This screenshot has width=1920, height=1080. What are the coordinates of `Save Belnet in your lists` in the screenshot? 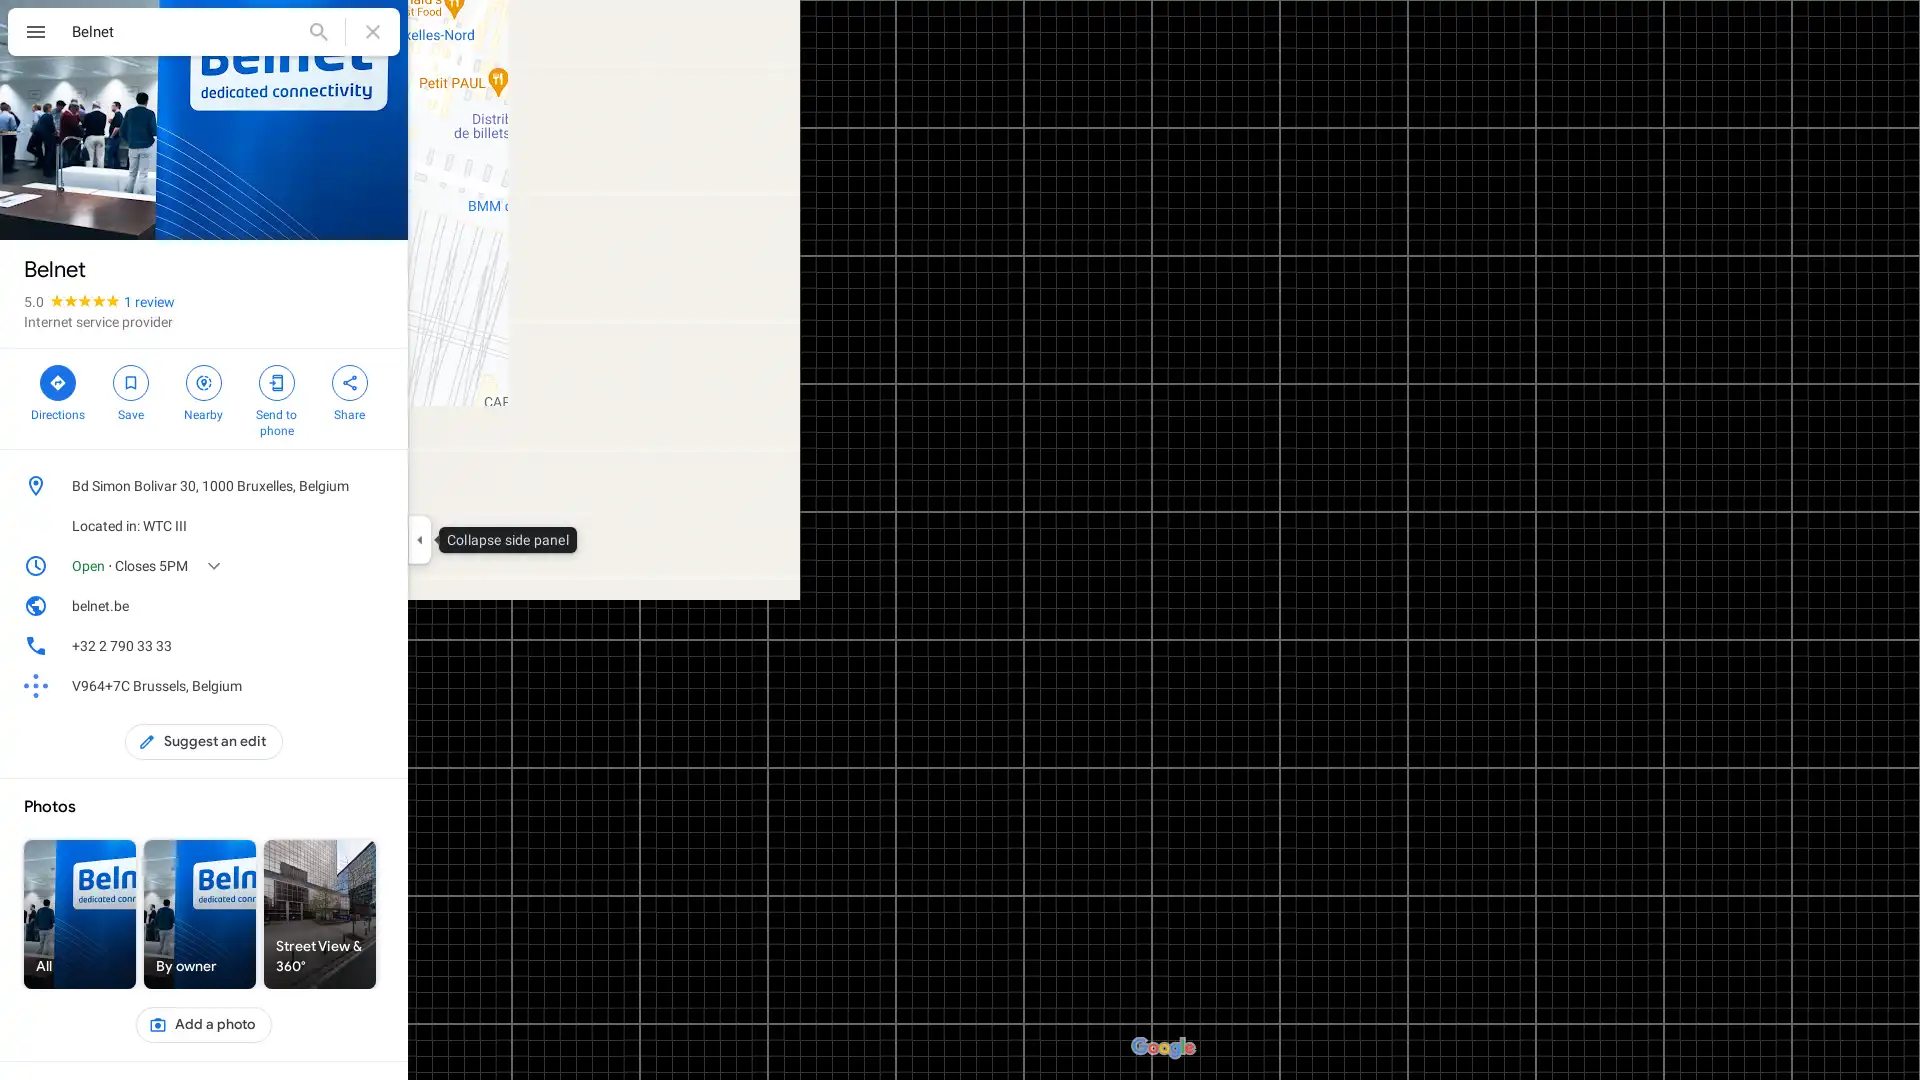 It's located at (129, 390).